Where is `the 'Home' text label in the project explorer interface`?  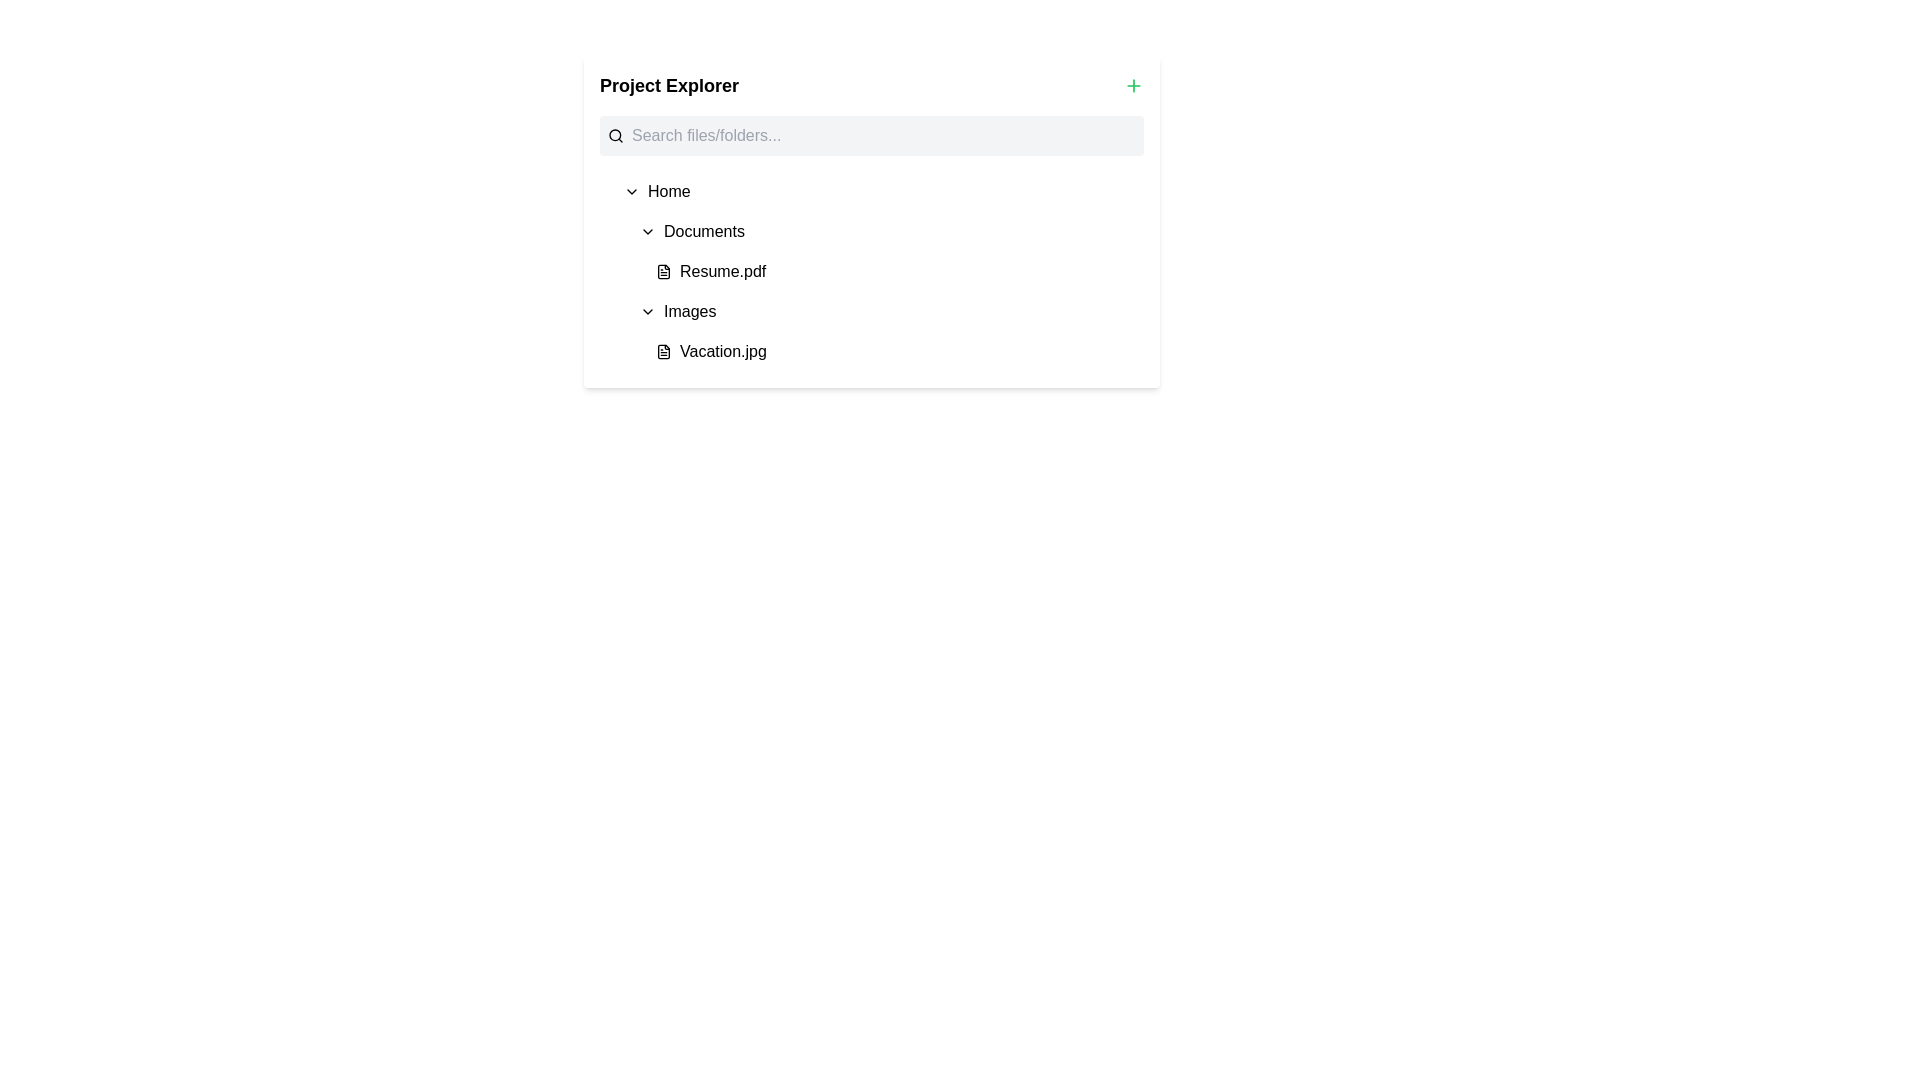 the 'Home' text label in the project explorer interface is located at coordinates (669, 192).